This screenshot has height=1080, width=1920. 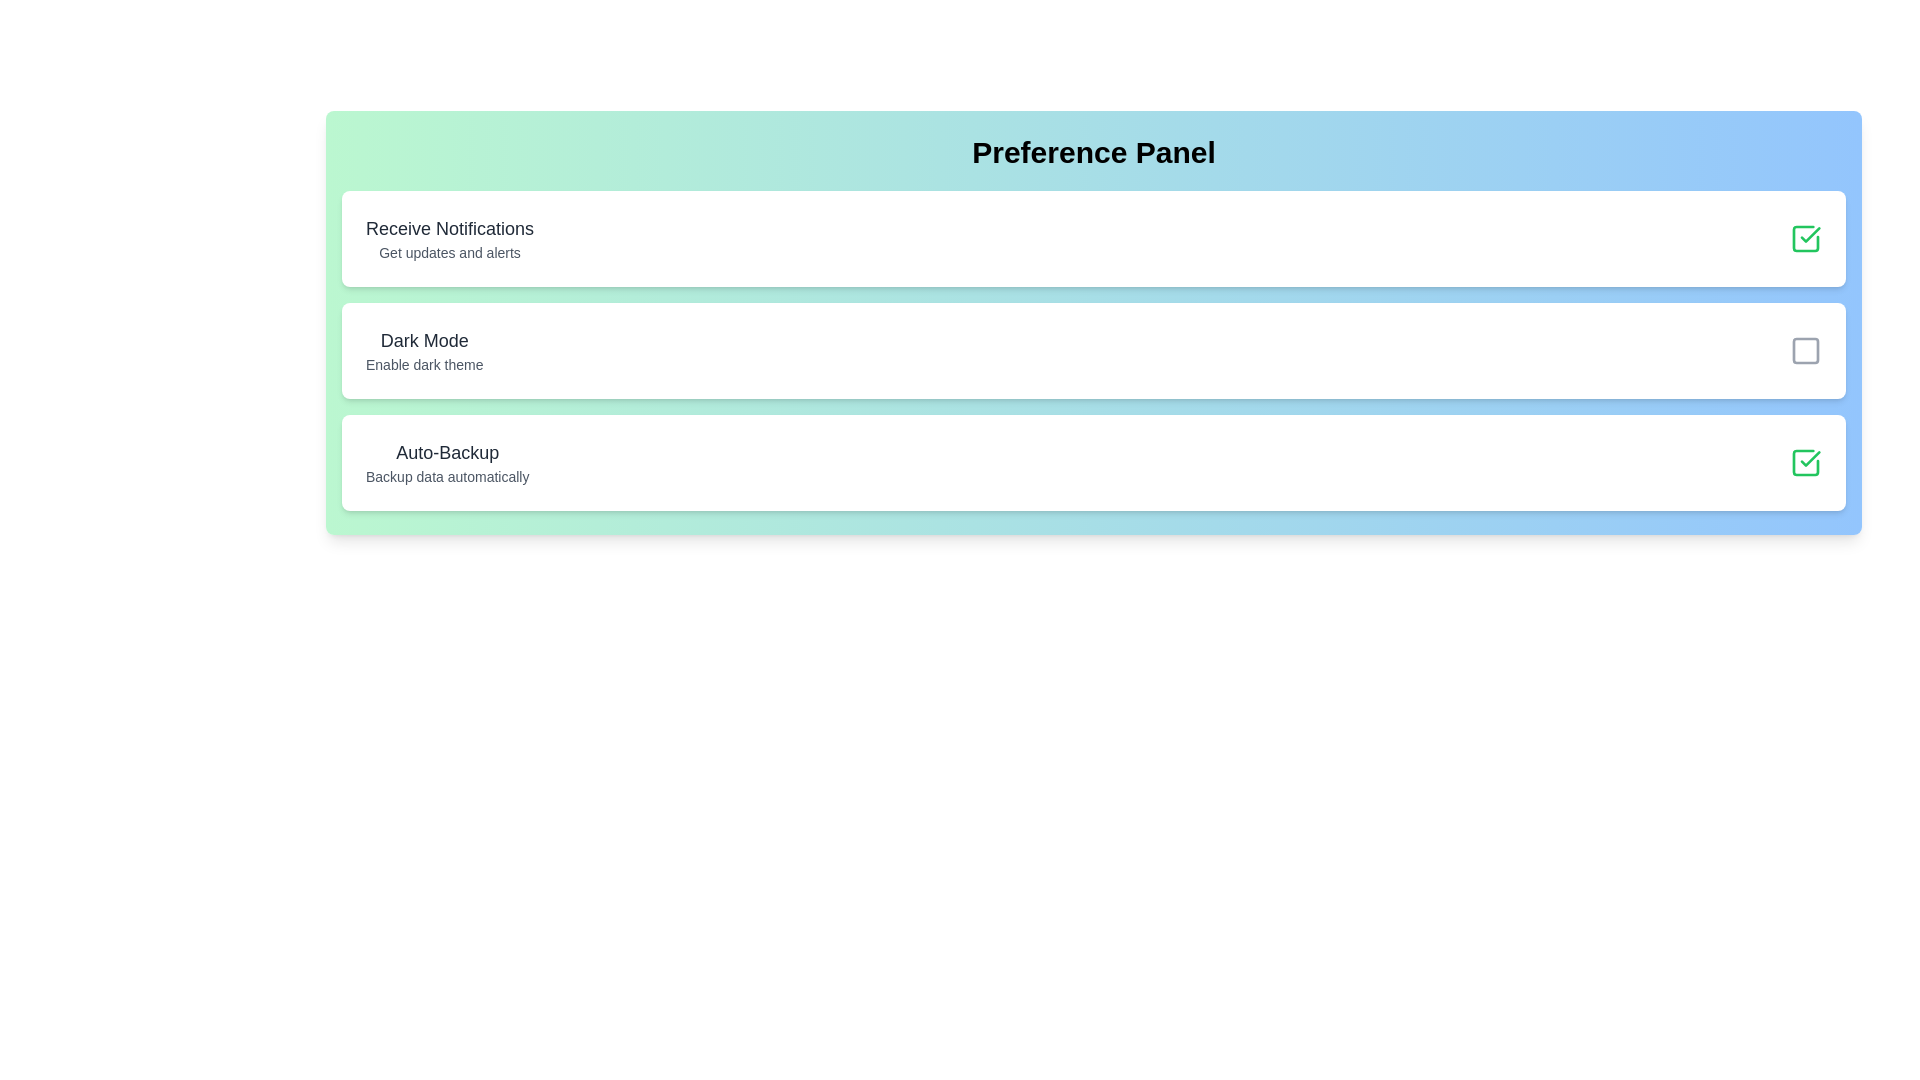 What do you see at coordinates (1805, 462) in the screenshot?
I see `the checkbox representing the 'Auto-Backup' feature` at bounding box center [1805, 462].